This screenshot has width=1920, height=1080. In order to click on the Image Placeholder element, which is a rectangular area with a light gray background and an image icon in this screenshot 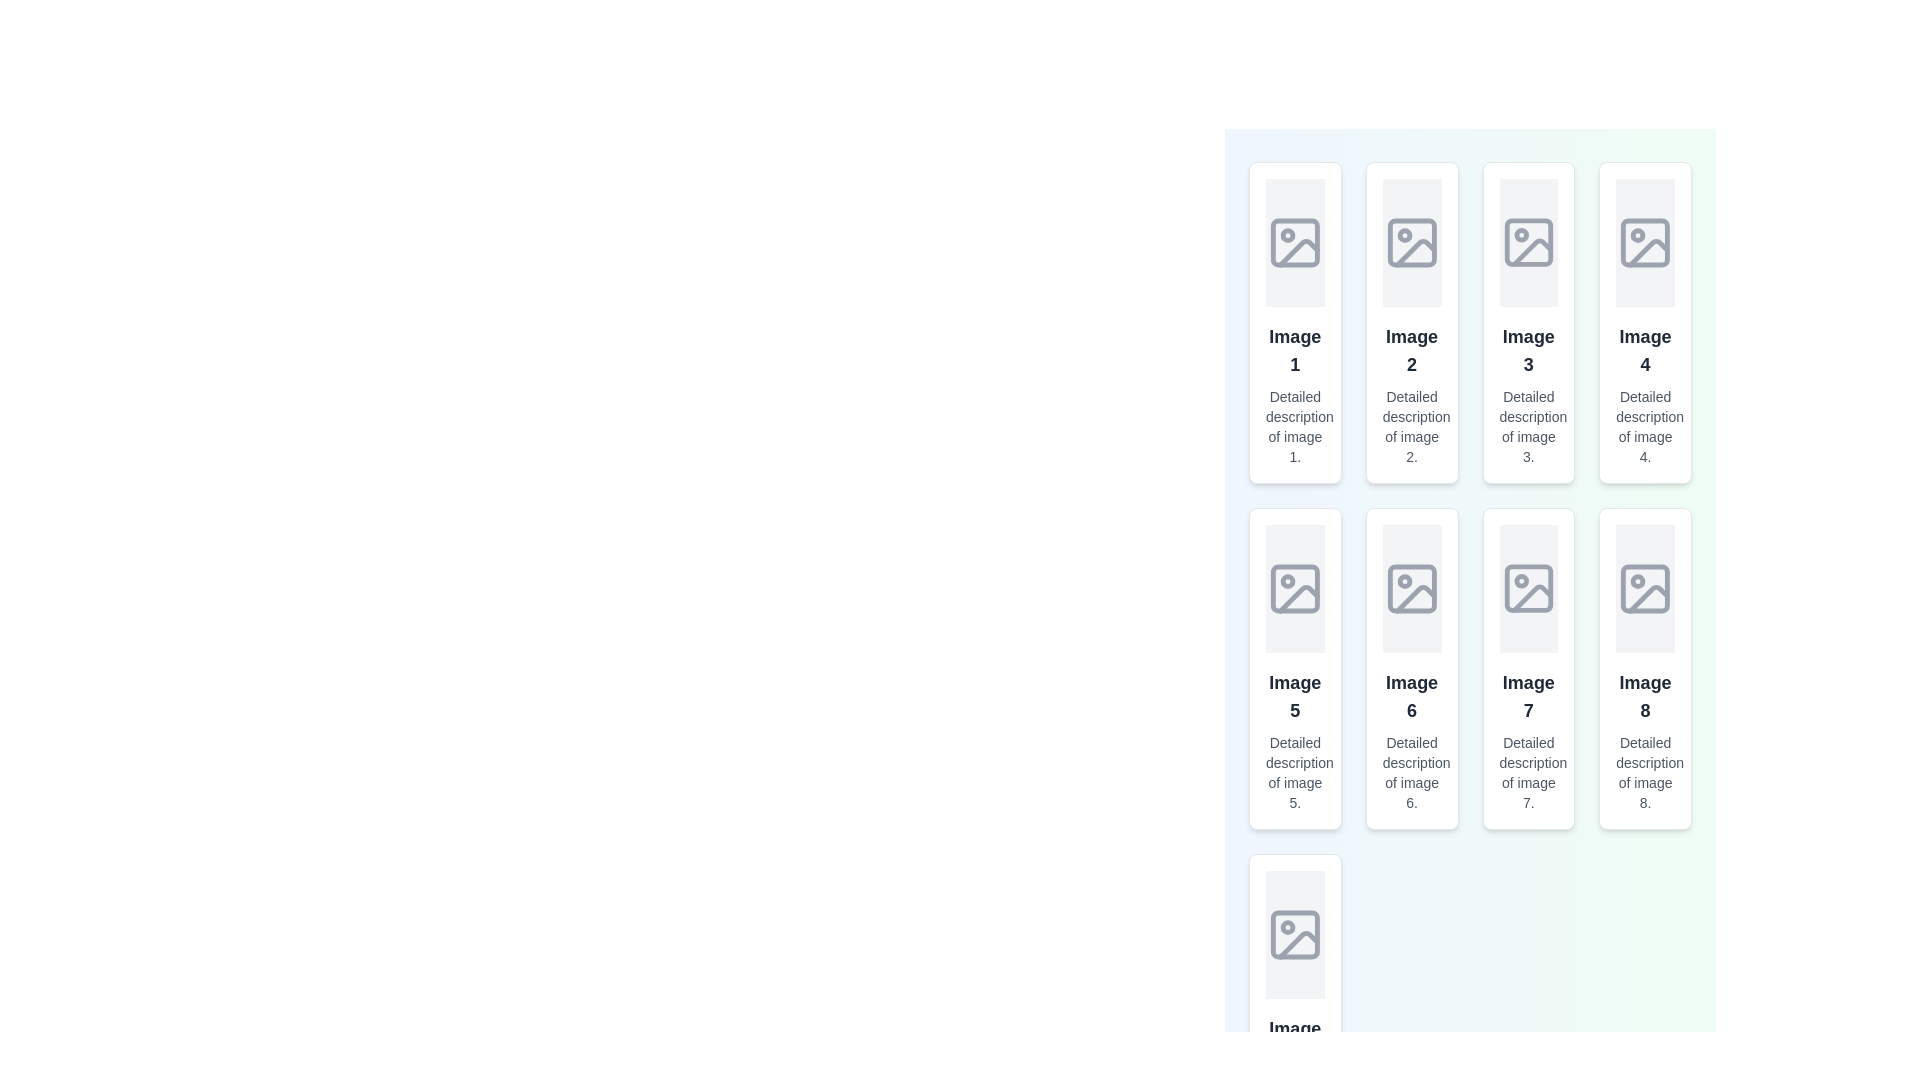, I will do `click(1295, 588)`.